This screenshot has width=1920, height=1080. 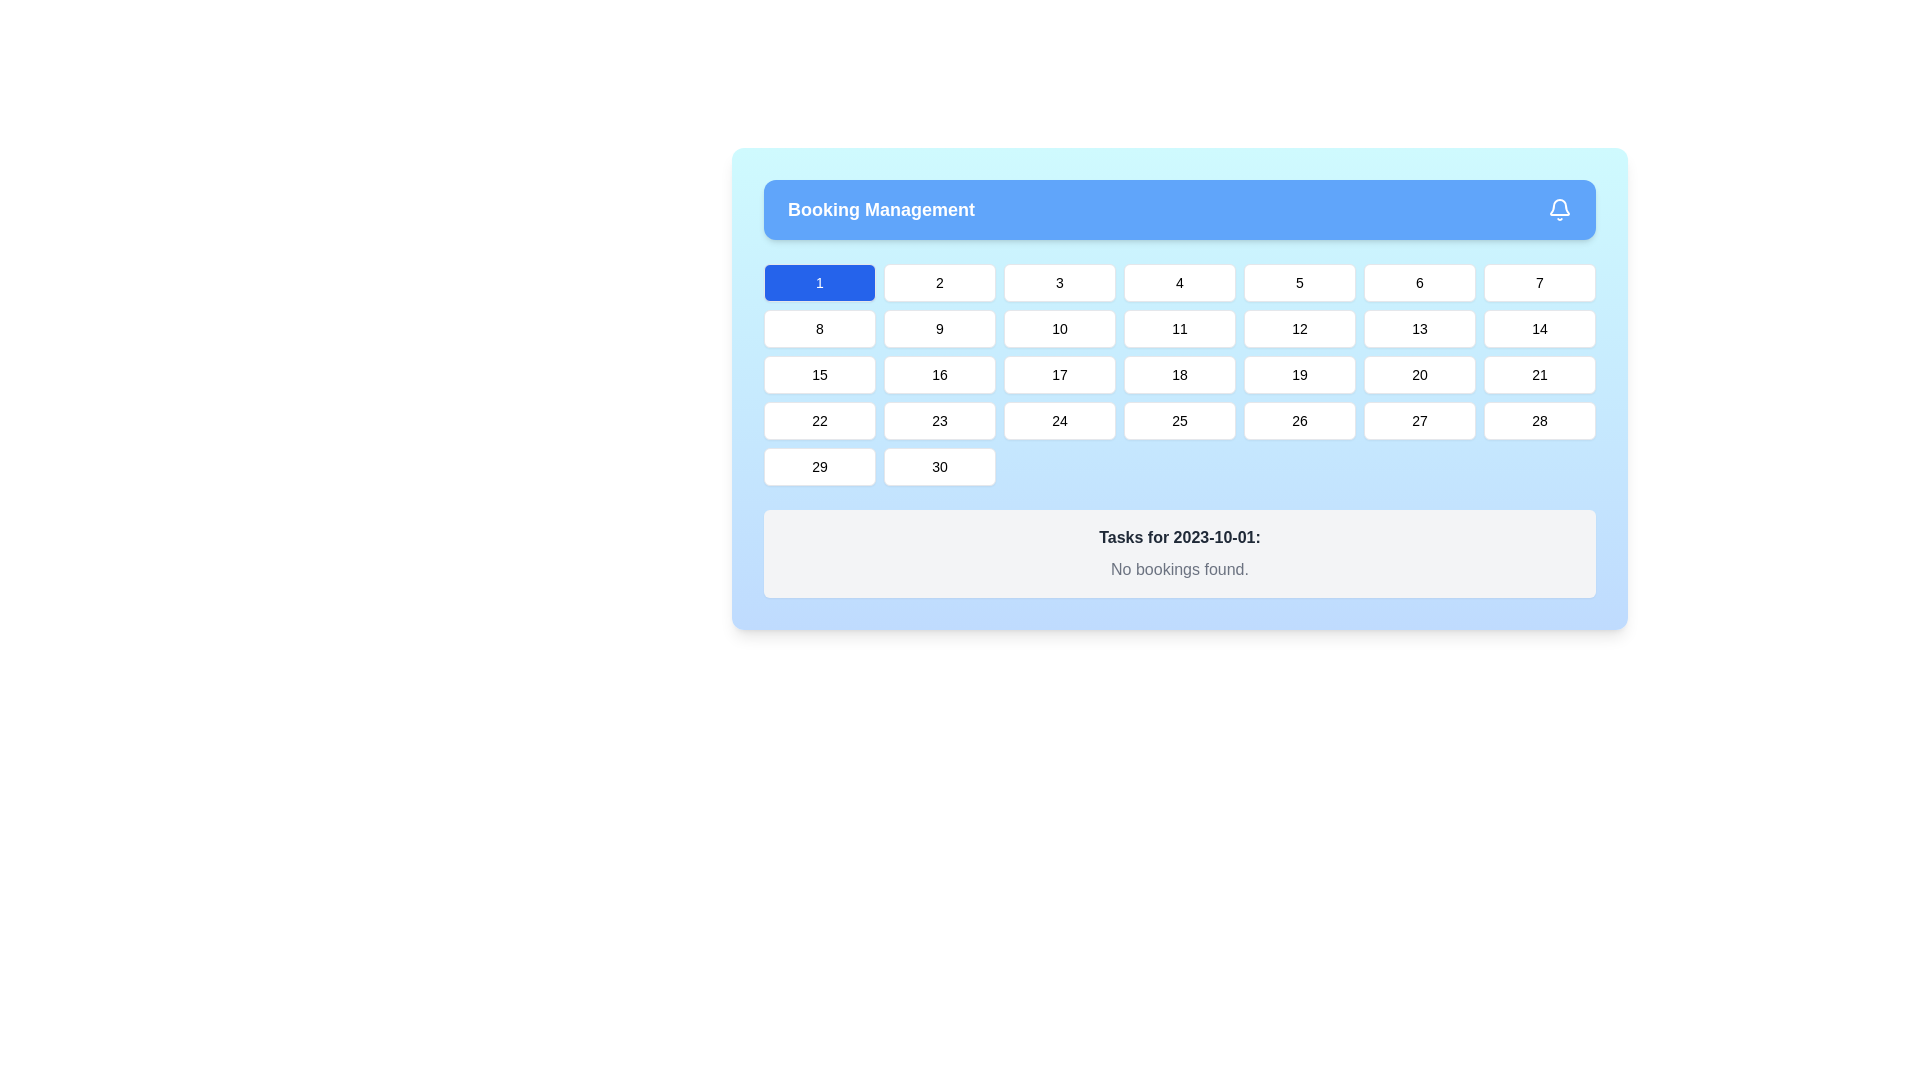 I want to click on the button representing the date '28' in the calendar interface, so click(x=1539, y=419).